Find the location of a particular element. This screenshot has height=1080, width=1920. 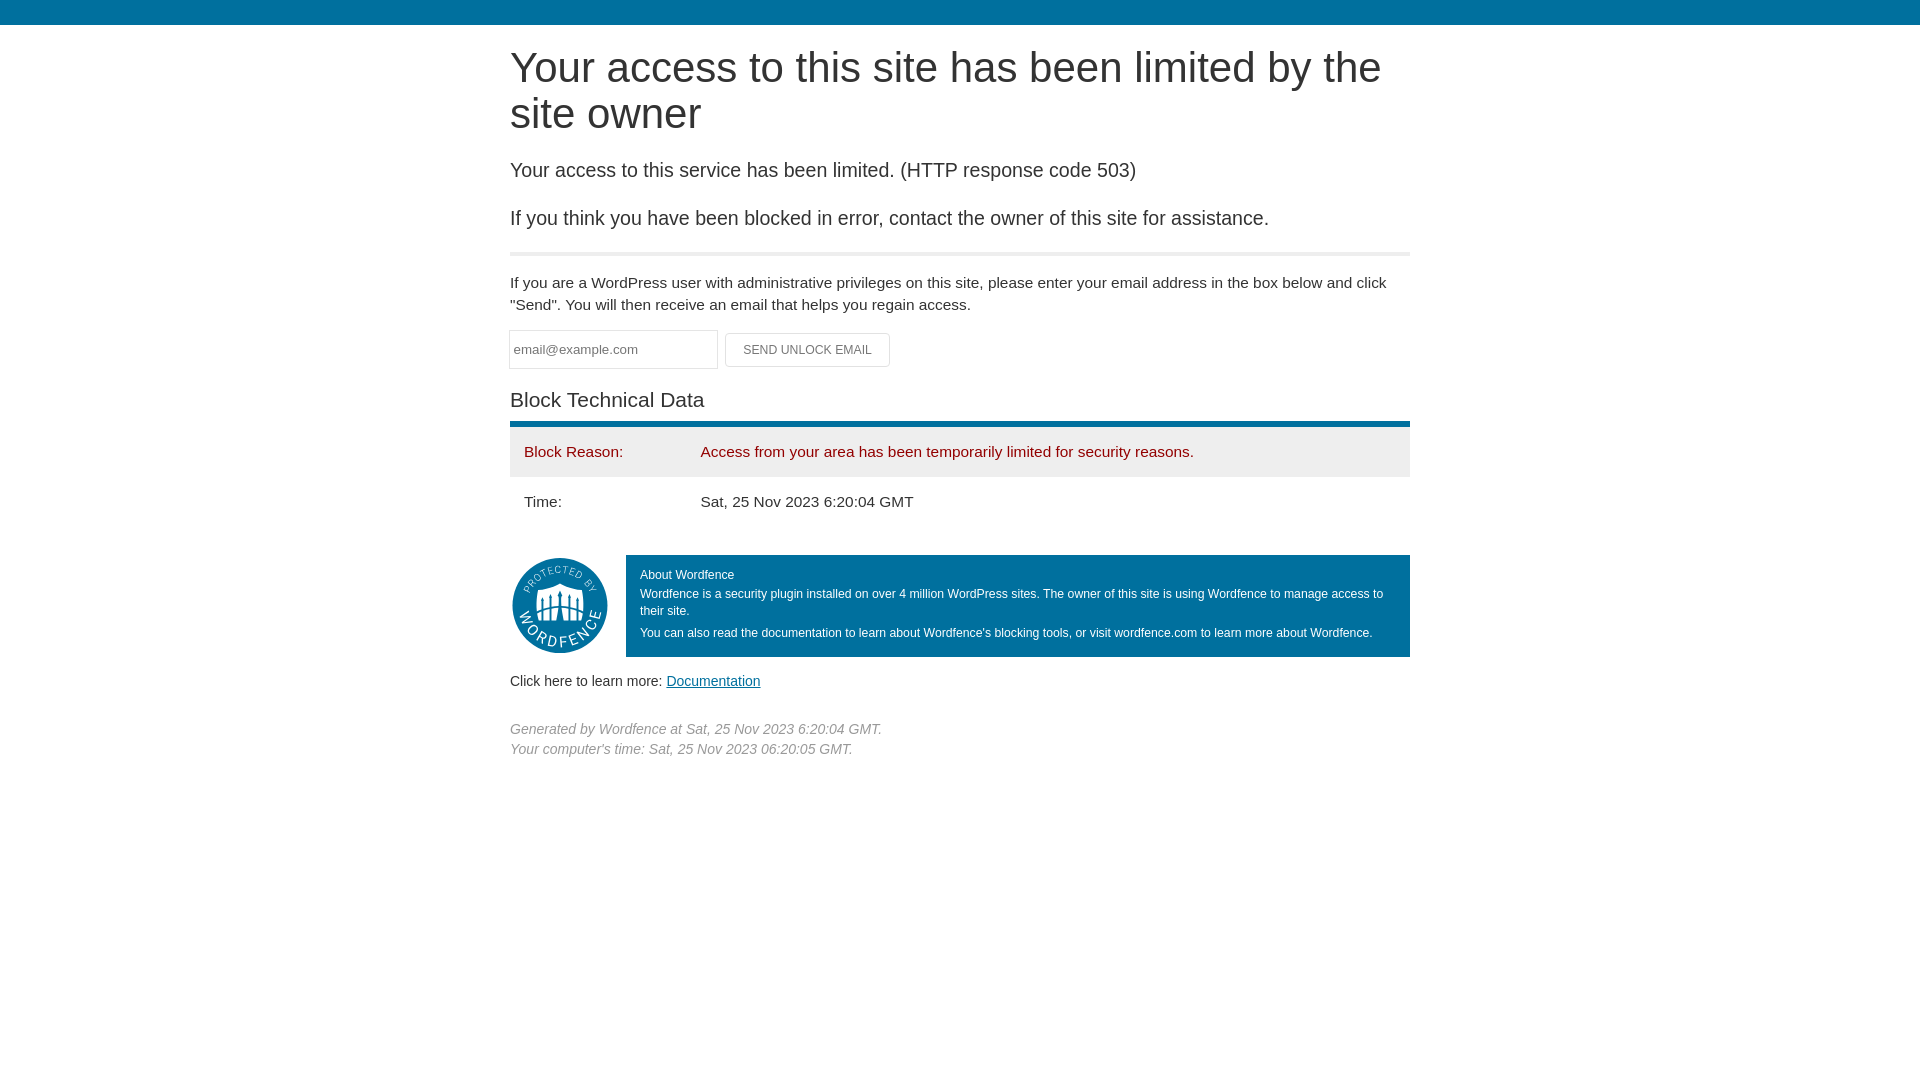

'Documentation' is located at coordinates (713, 680).